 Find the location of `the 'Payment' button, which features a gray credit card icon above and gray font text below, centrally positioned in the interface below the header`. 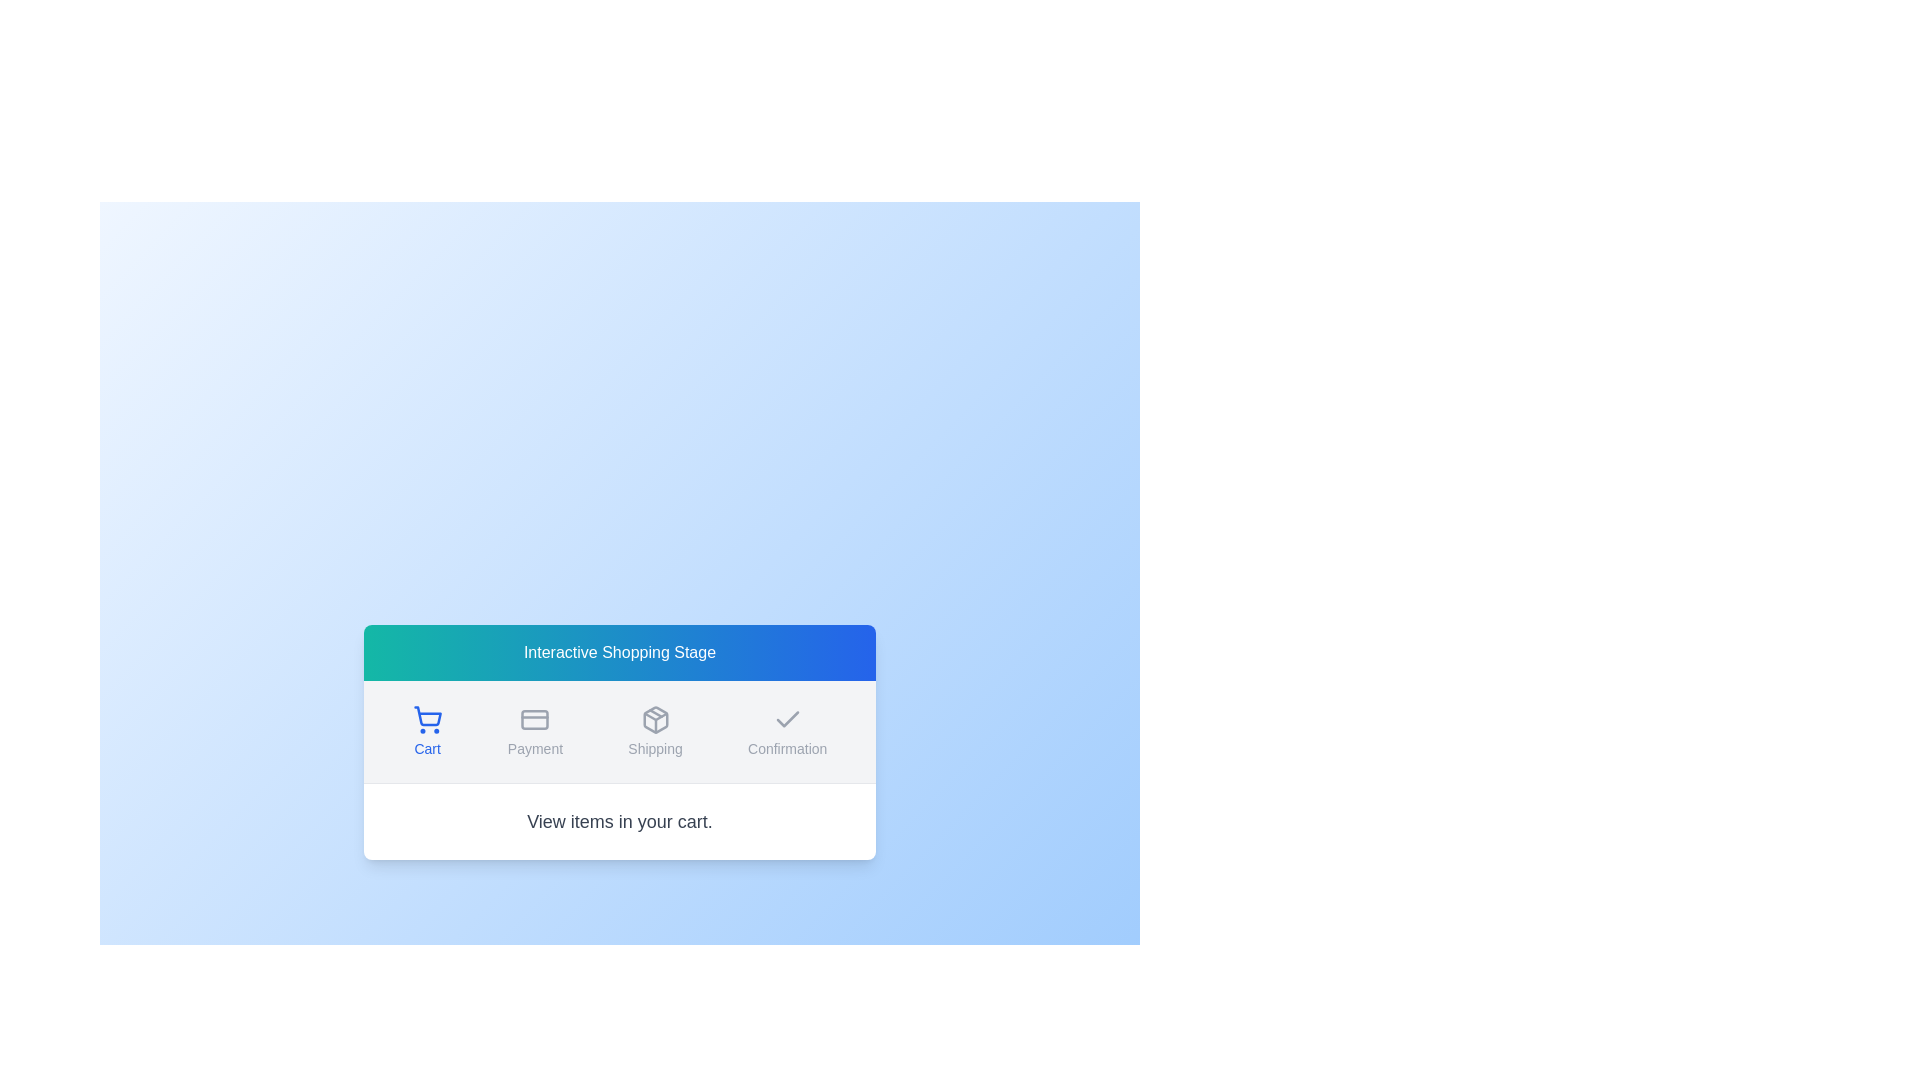

the 'Payment' button, which features a gray credit card icon above and gray font text below, centrally positioned in the interface below the header is located at coordinates (535, 731).